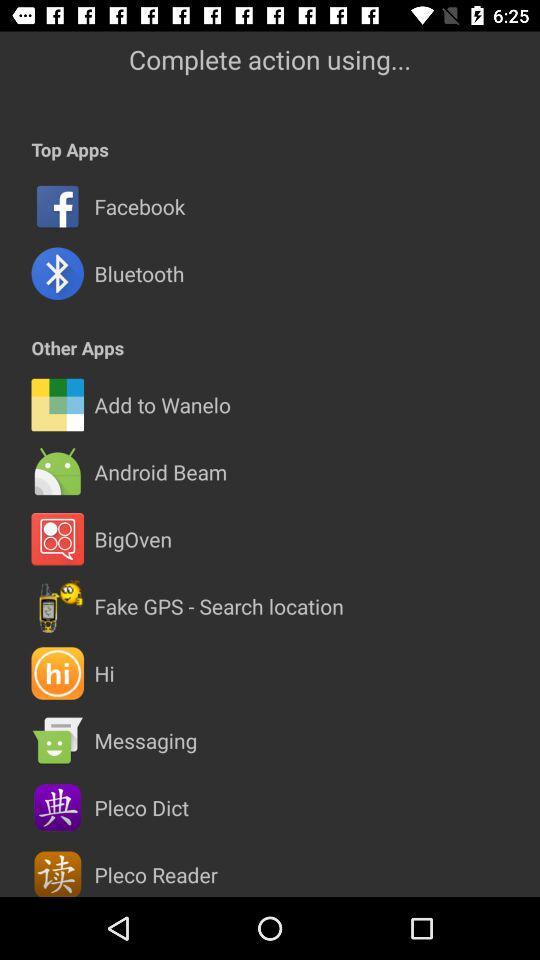 The height and width of the screenshot is (960, 540). Describe the element at coordinates (133, 538) in the screenshot. I see `the bigoven` at that location.